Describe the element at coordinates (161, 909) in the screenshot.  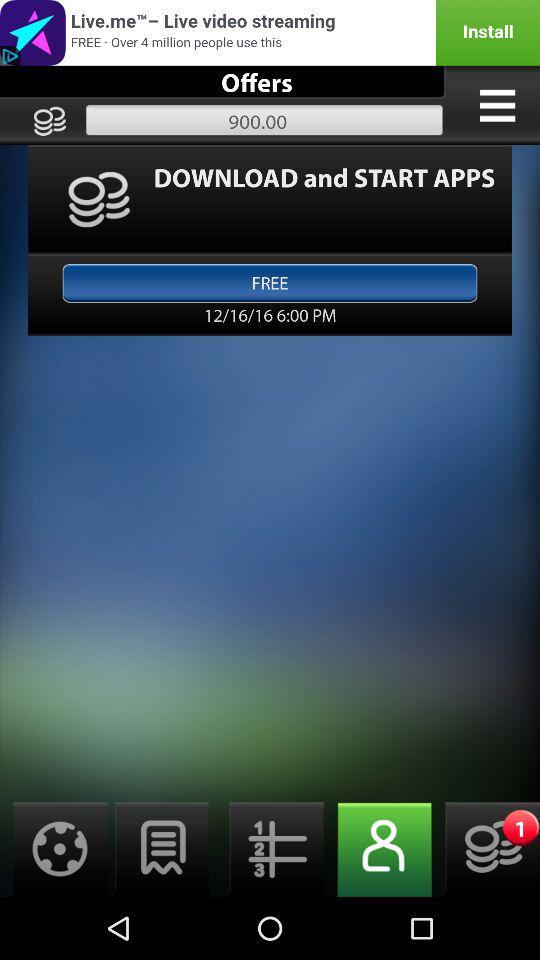
I see `the chat icon` at that location.